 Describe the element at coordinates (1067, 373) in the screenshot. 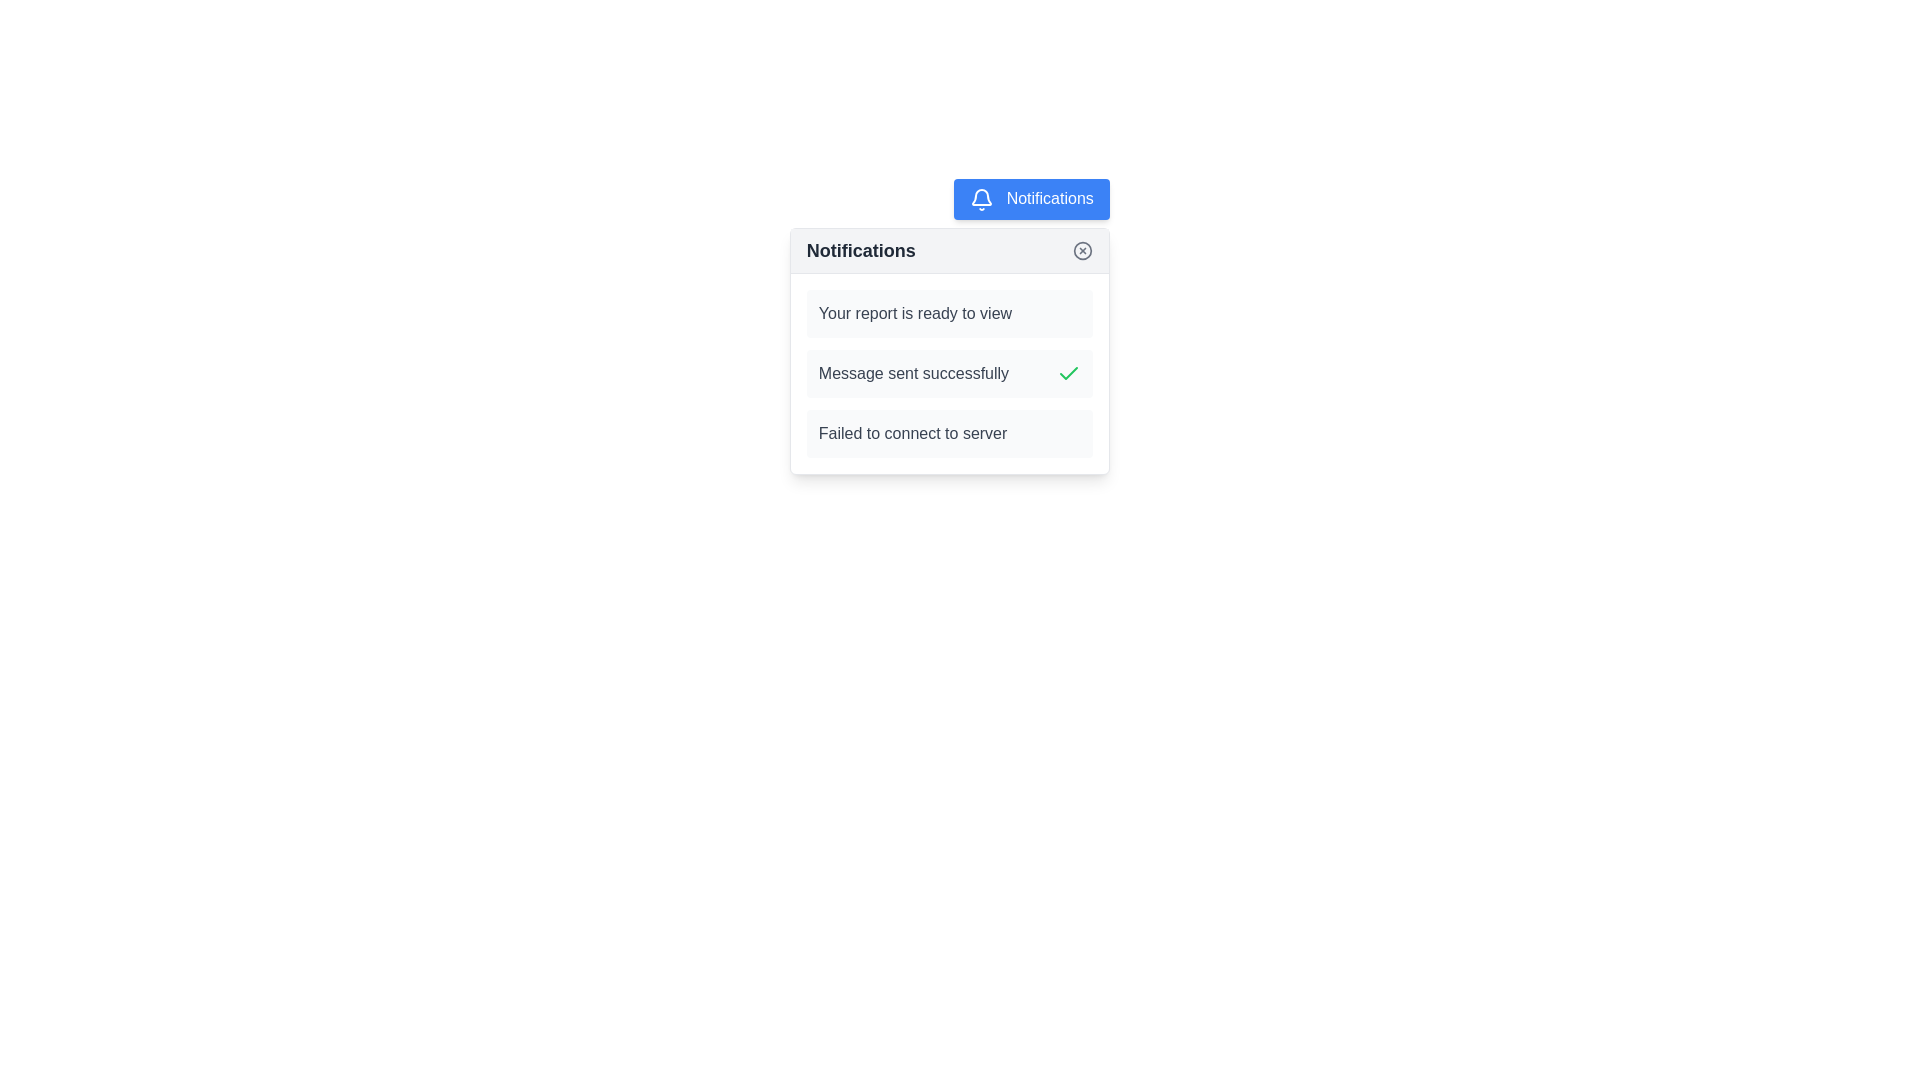

I see `the success icon positioned to the right of the text message 'Message sent successfully' in the second notification of the notification panel` at that location.